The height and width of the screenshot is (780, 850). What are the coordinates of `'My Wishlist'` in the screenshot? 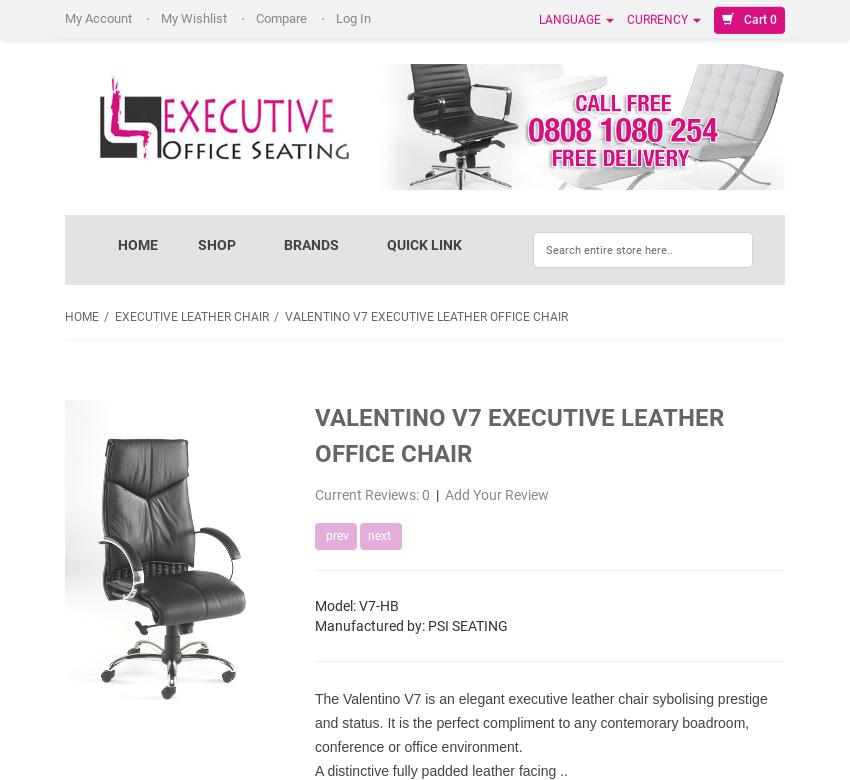 It's located at (194, 18).